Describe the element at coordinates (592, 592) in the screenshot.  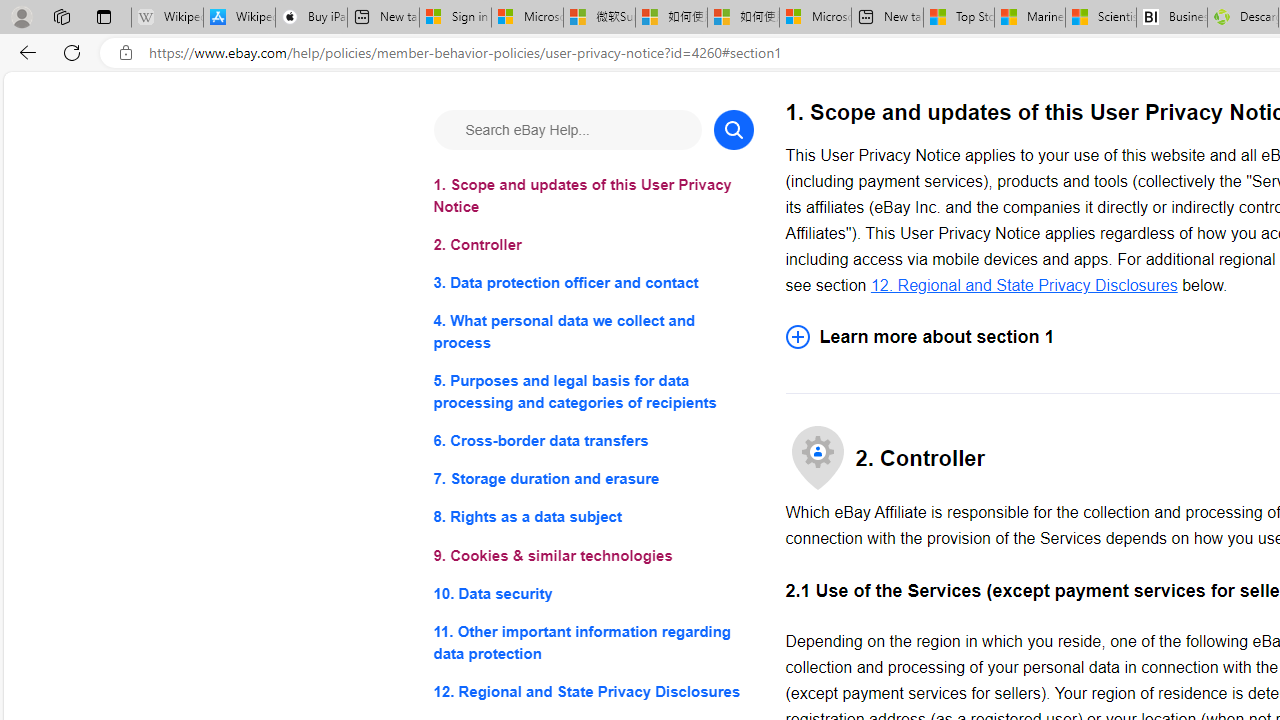
I see `'10. Data security'` at that location.